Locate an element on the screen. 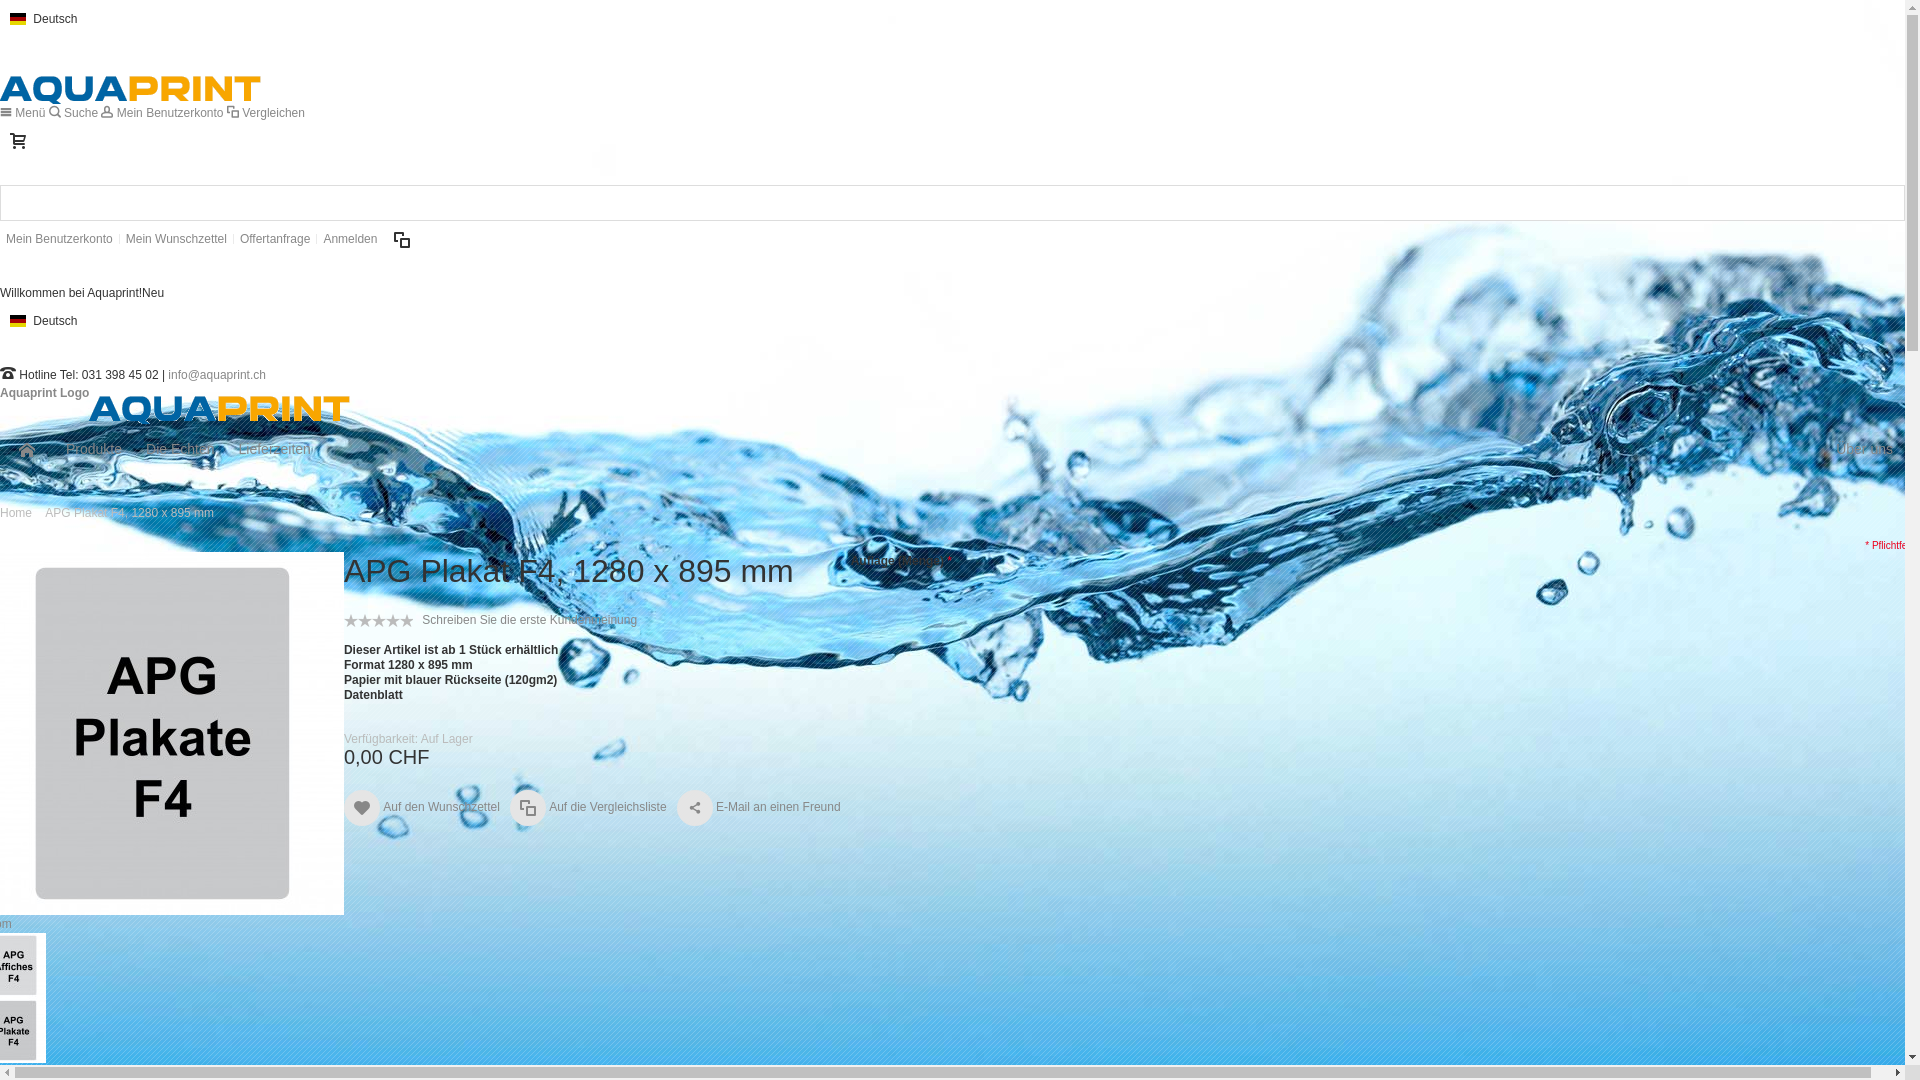  'Die Echten' is located at coordinates (180, 447).